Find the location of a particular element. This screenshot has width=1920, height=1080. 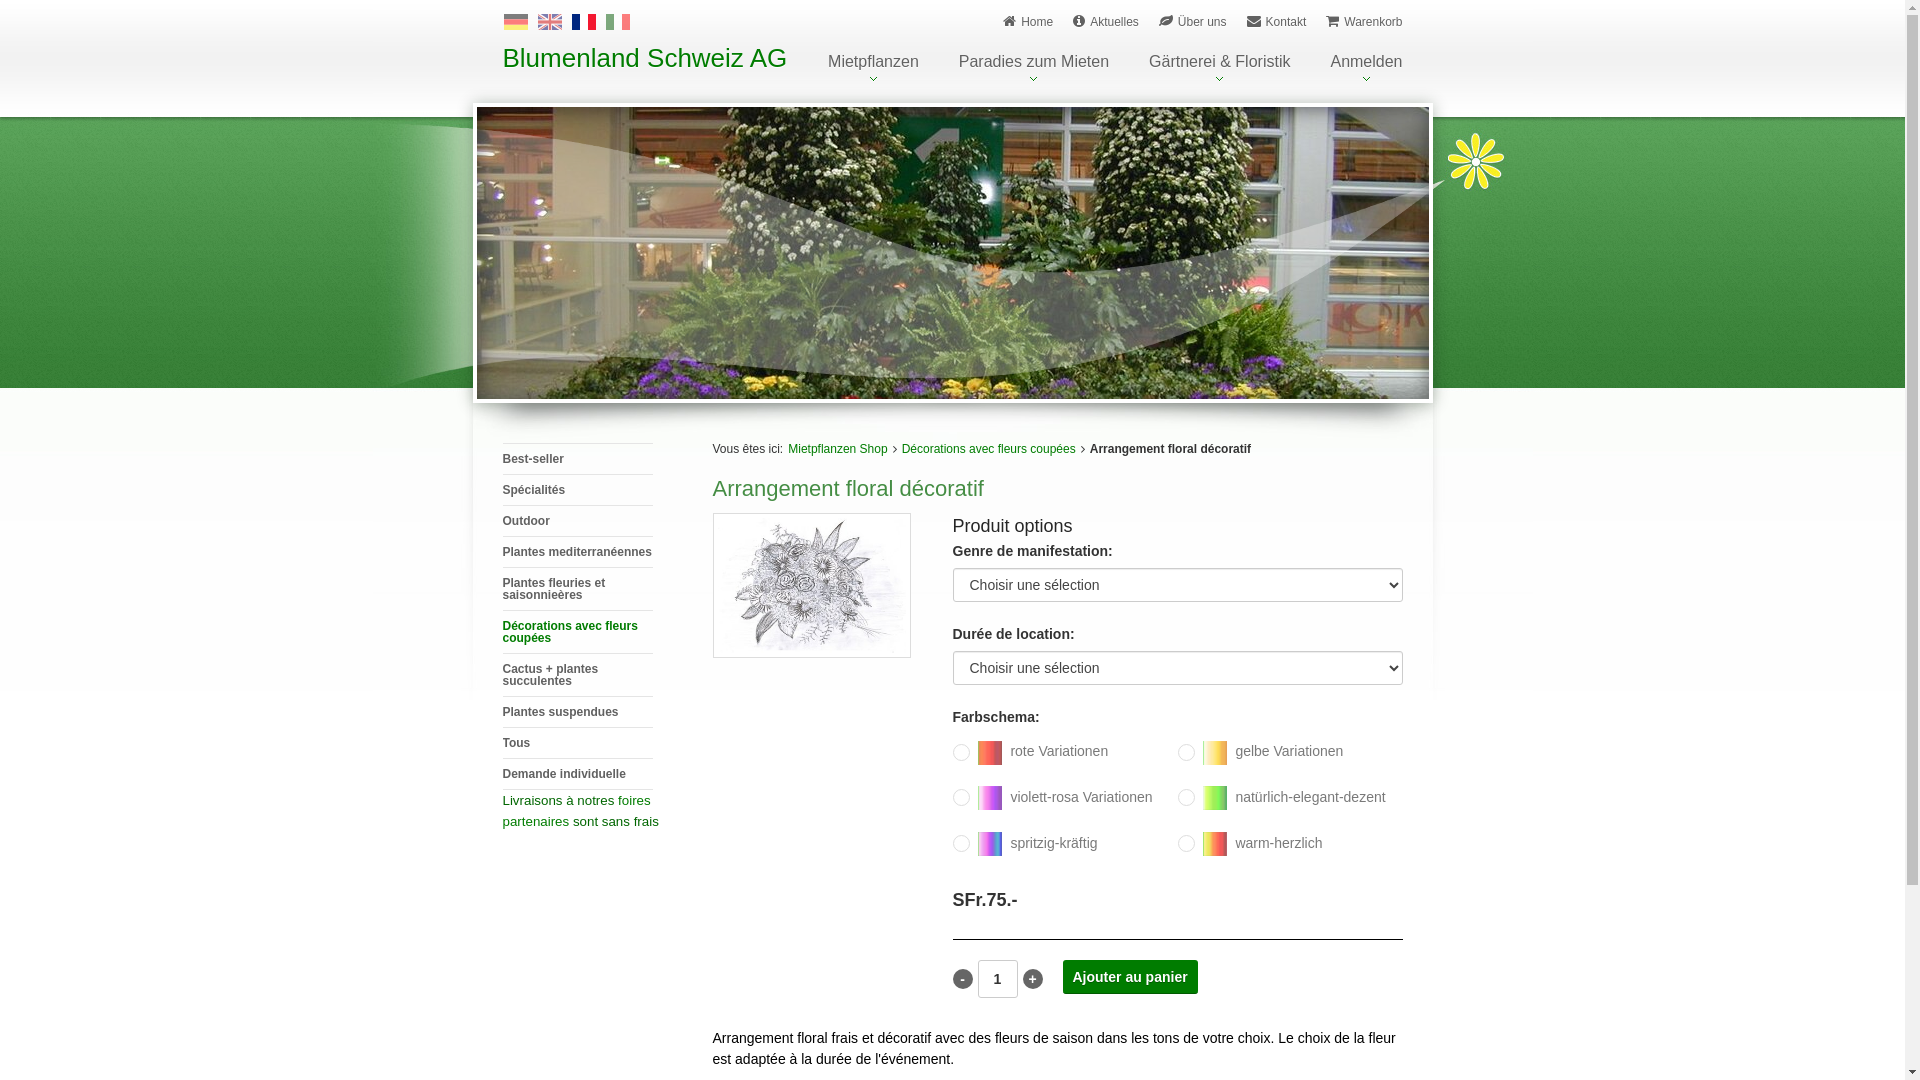

'Demande individuelle' is located at coordinates (575, 772).